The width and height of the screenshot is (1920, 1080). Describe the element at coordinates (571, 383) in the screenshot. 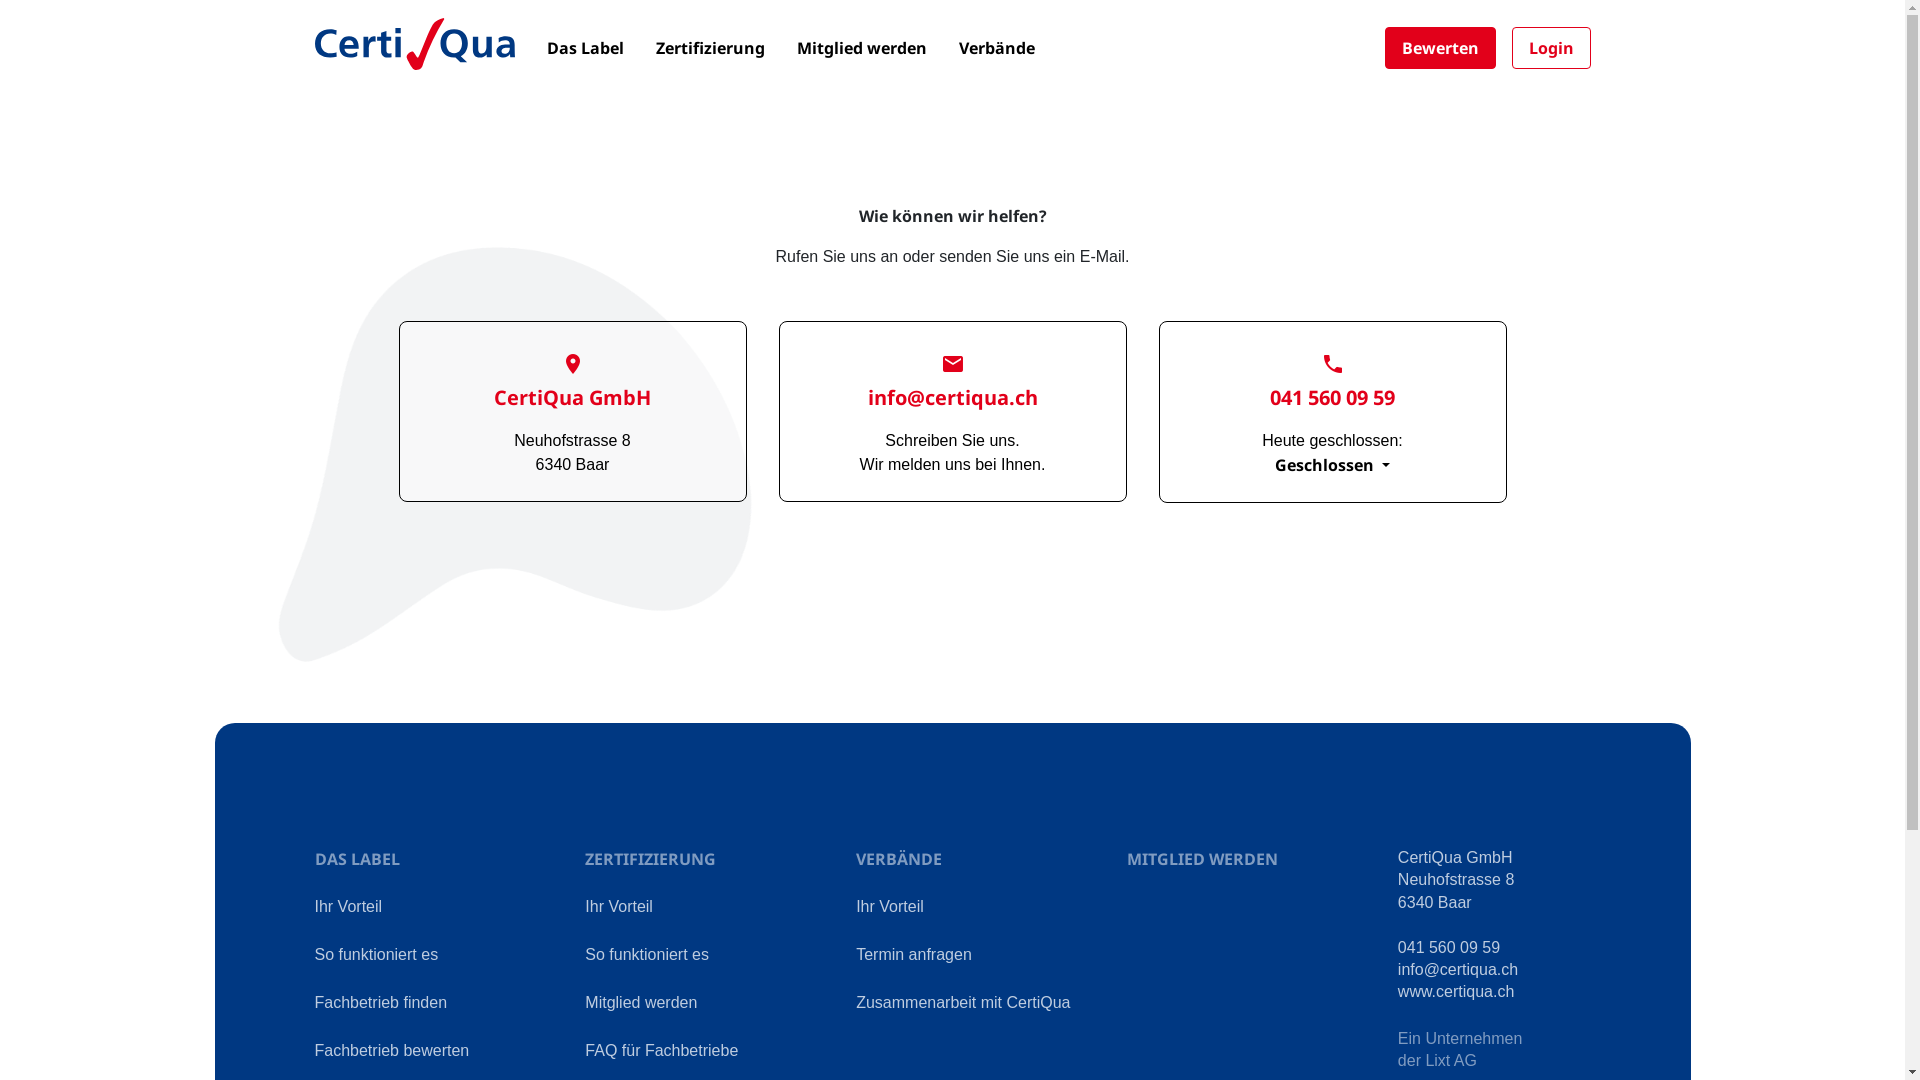

I see `'CertiQua GmbH'` at that location.